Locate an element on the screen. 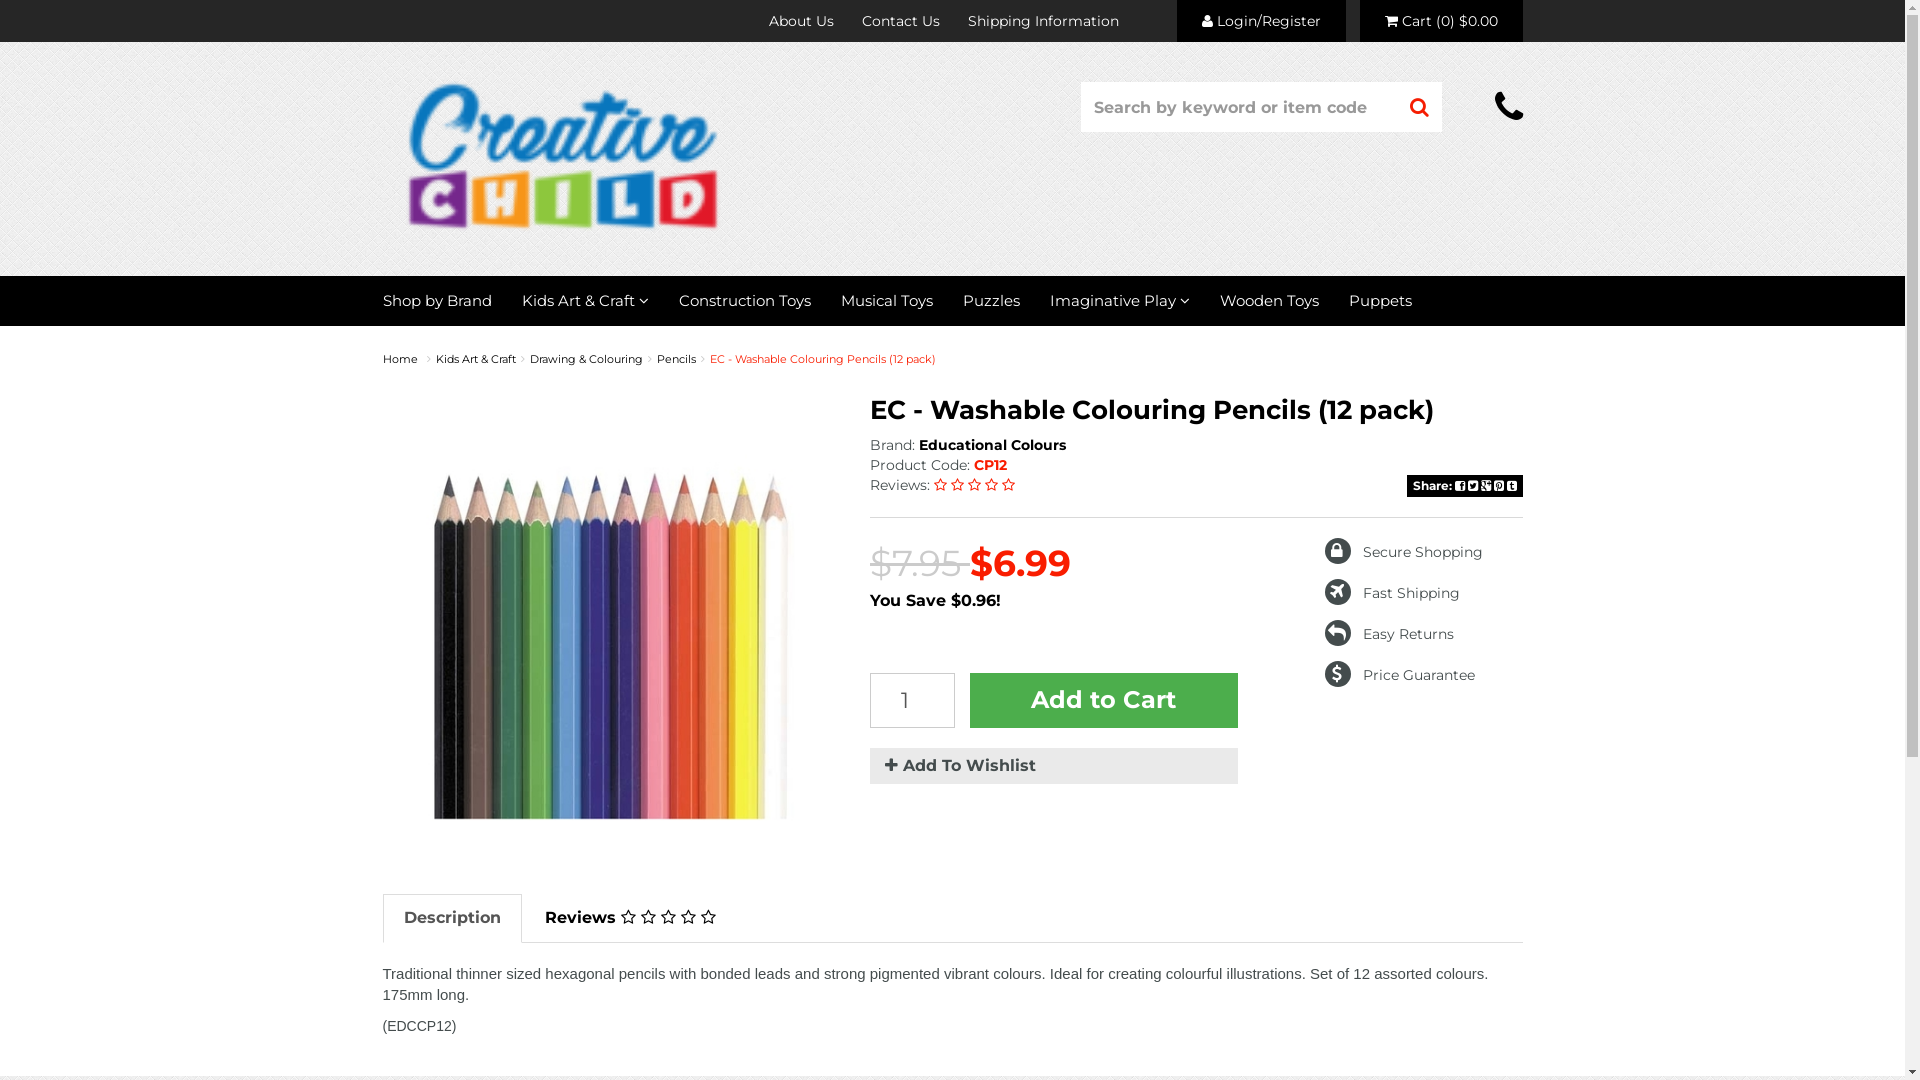 Image resolution: width=1920 pixels, height=1080 pixels. 'About Us' is located at coordinates (800, 20).